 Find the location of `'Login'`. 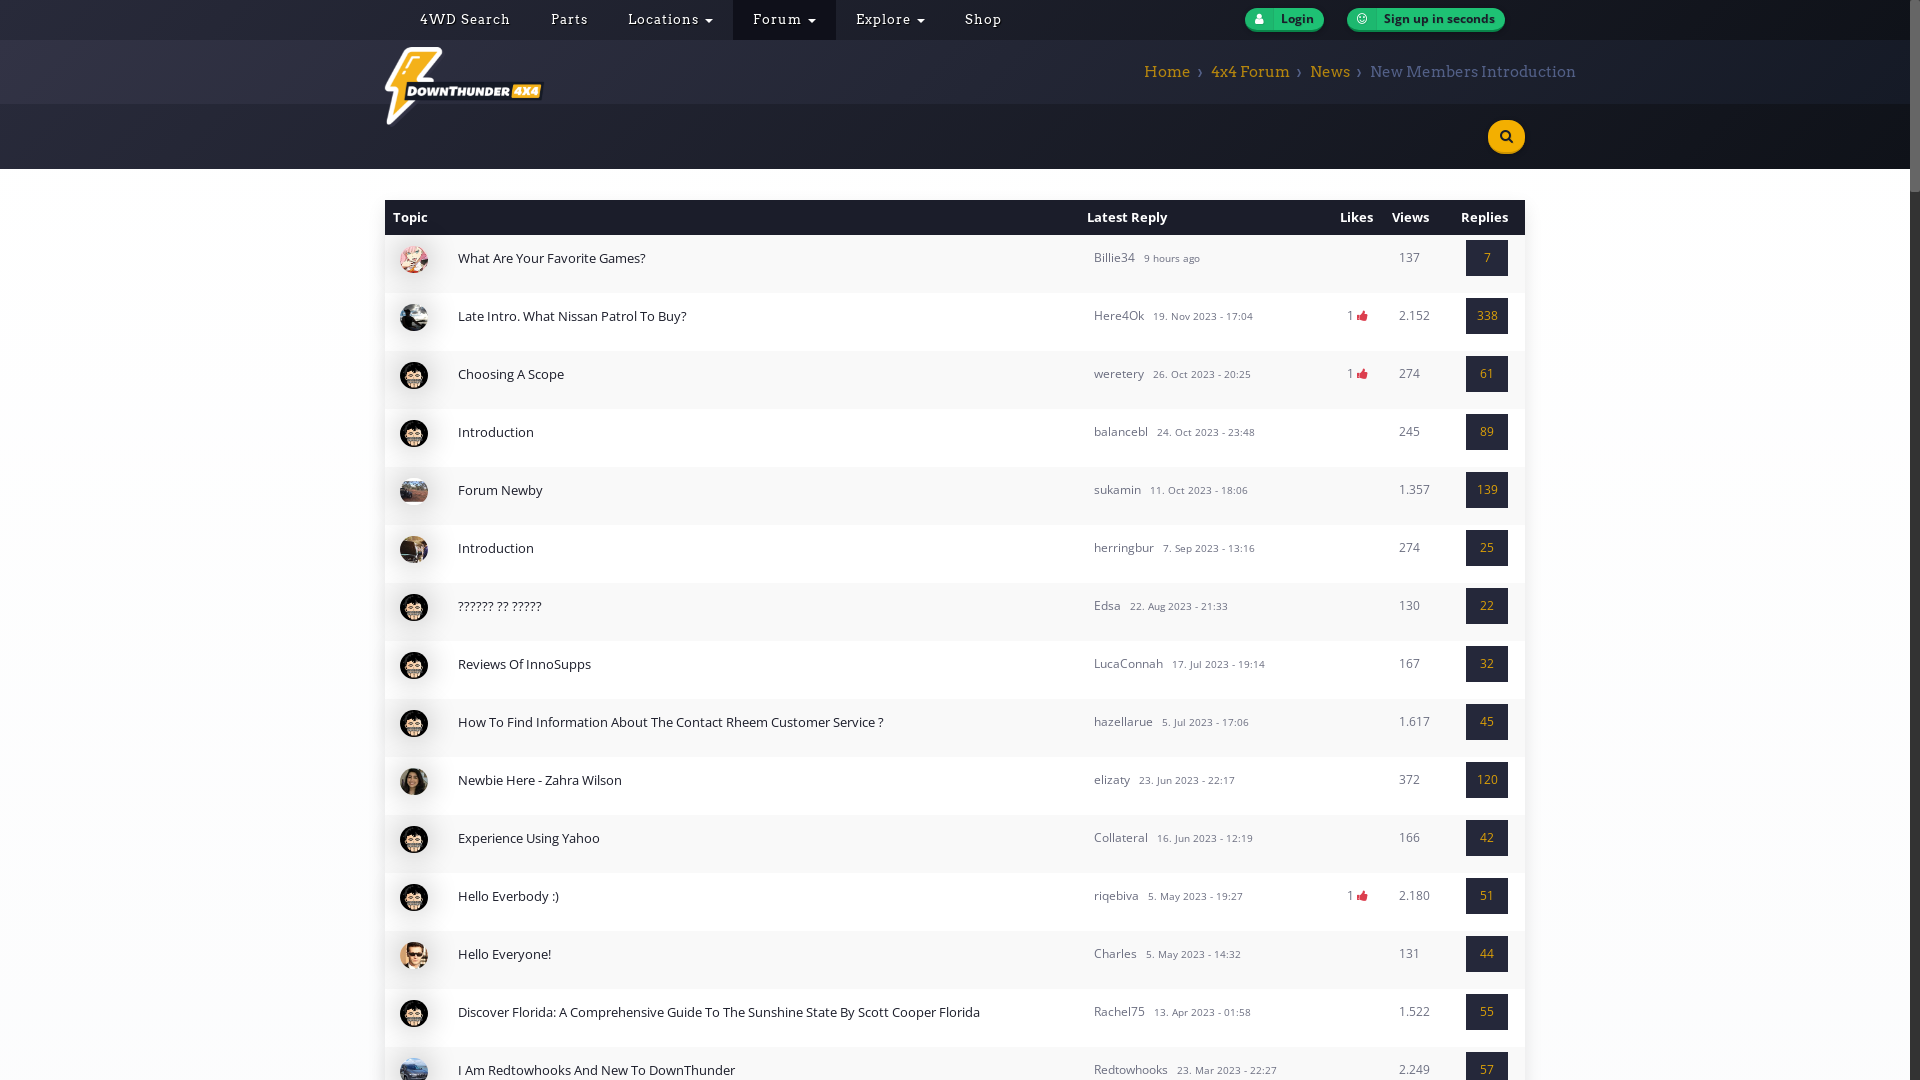

'Login' is located at coordinates (1243, 19).